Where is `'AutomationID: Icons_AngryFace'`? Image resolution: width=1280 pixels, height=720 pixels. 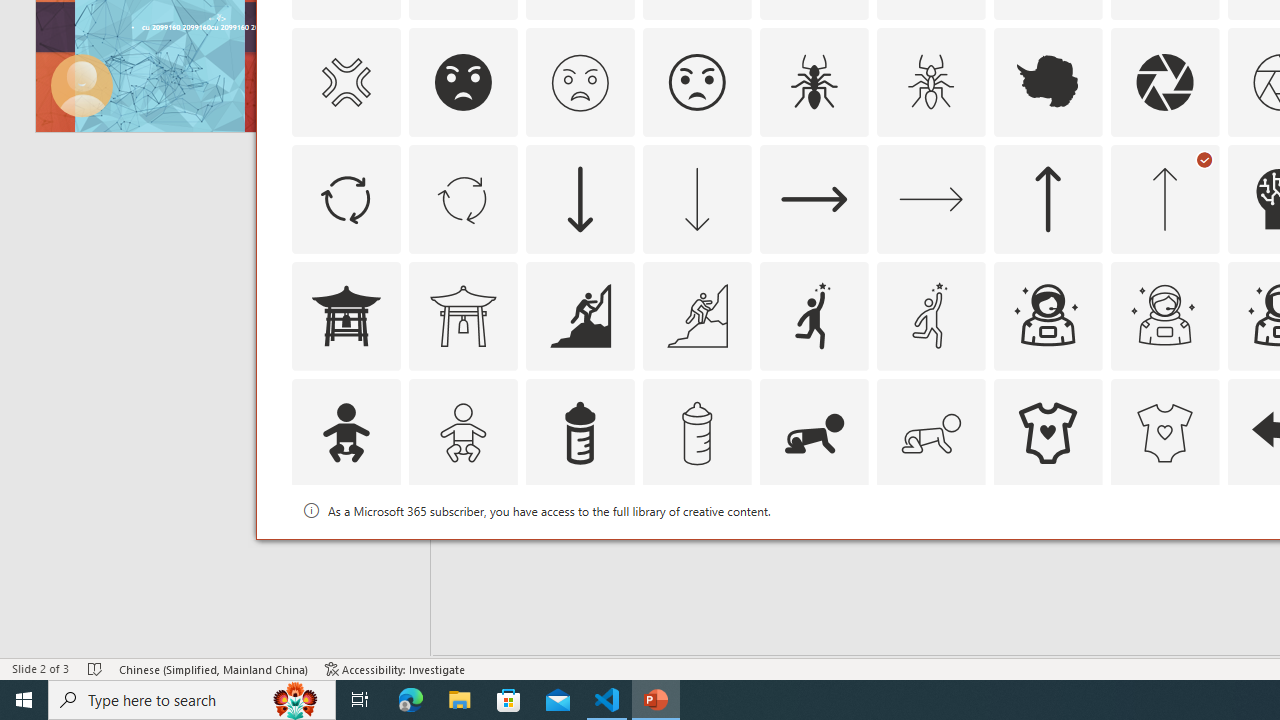 'AutomationID: Icons_AngryFace' is located at coordinates (462, 81).